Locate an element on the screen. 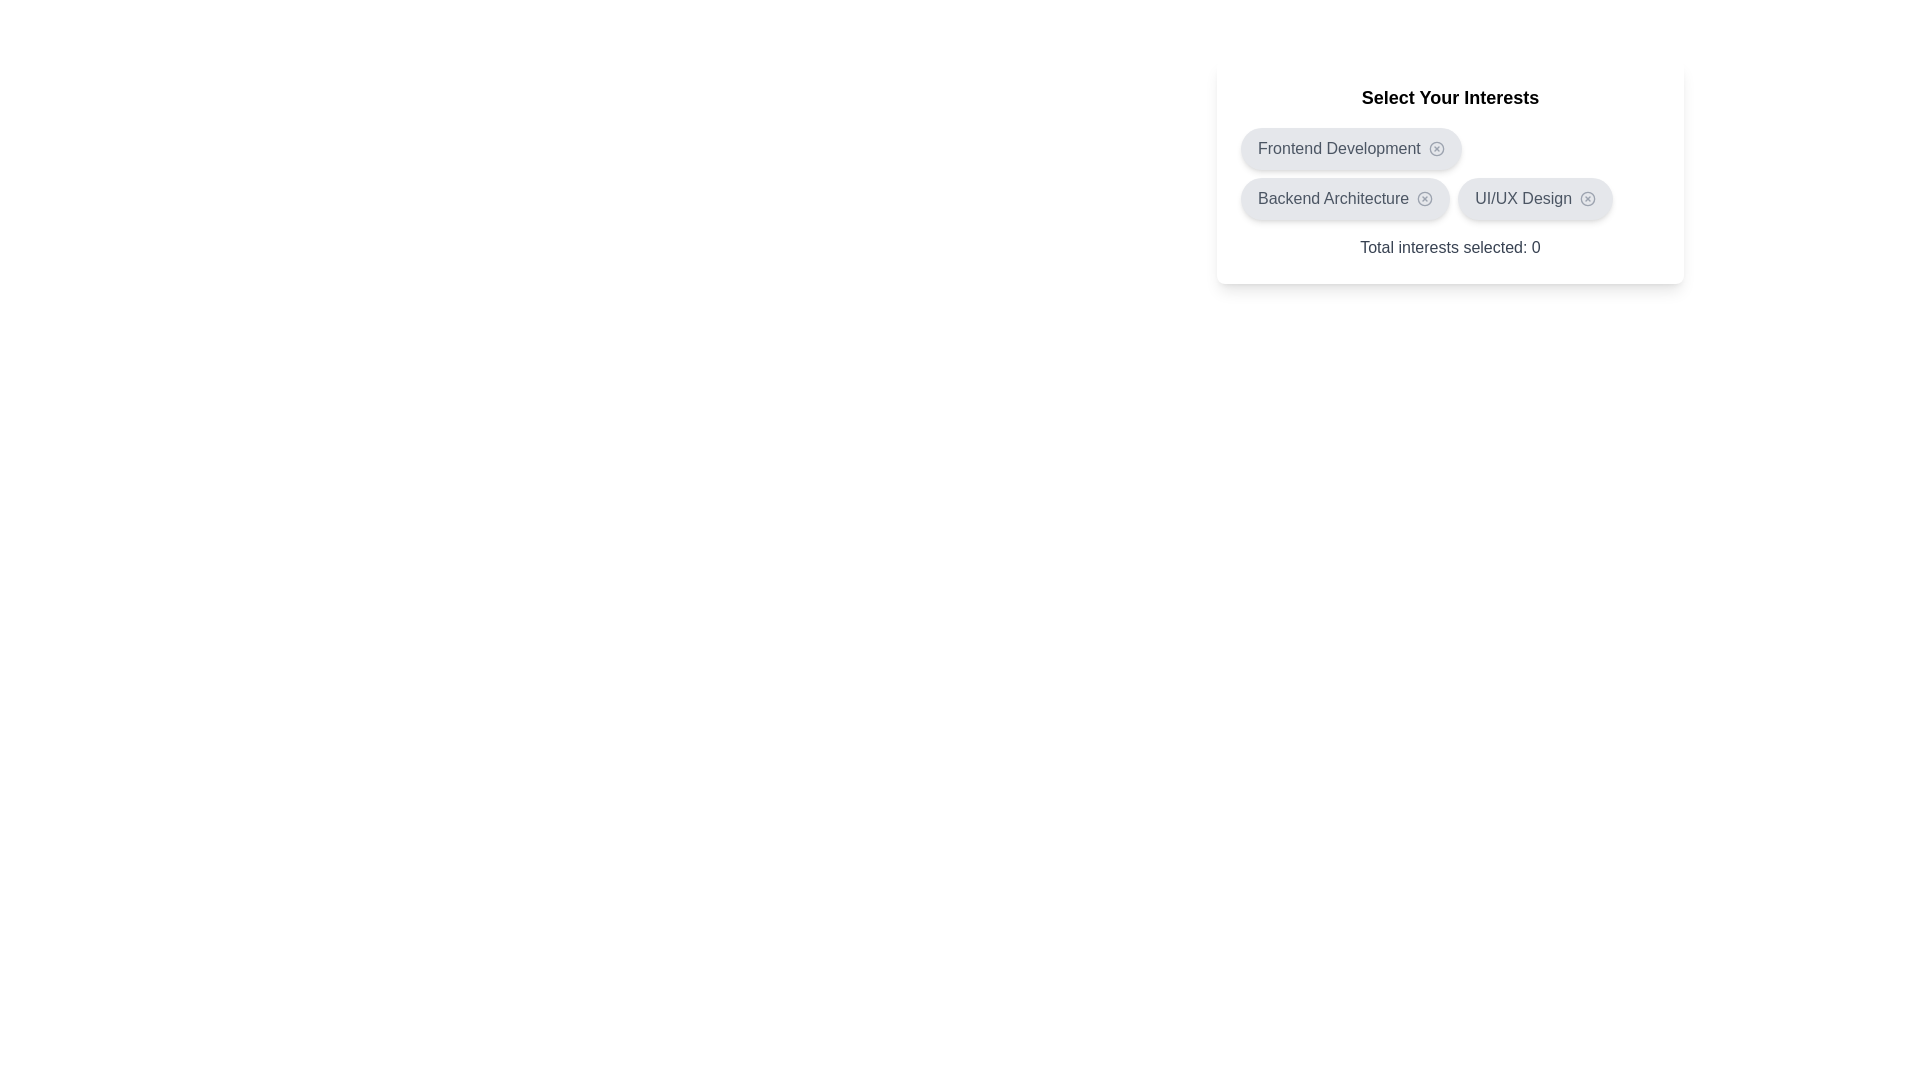 This screenshot has height=1080, width=1920. the SVG Circle Component located inside the 'Backend Architecture' badge, positioned to the right side as part of a visual indicator is located at coordinates (1424, 199).